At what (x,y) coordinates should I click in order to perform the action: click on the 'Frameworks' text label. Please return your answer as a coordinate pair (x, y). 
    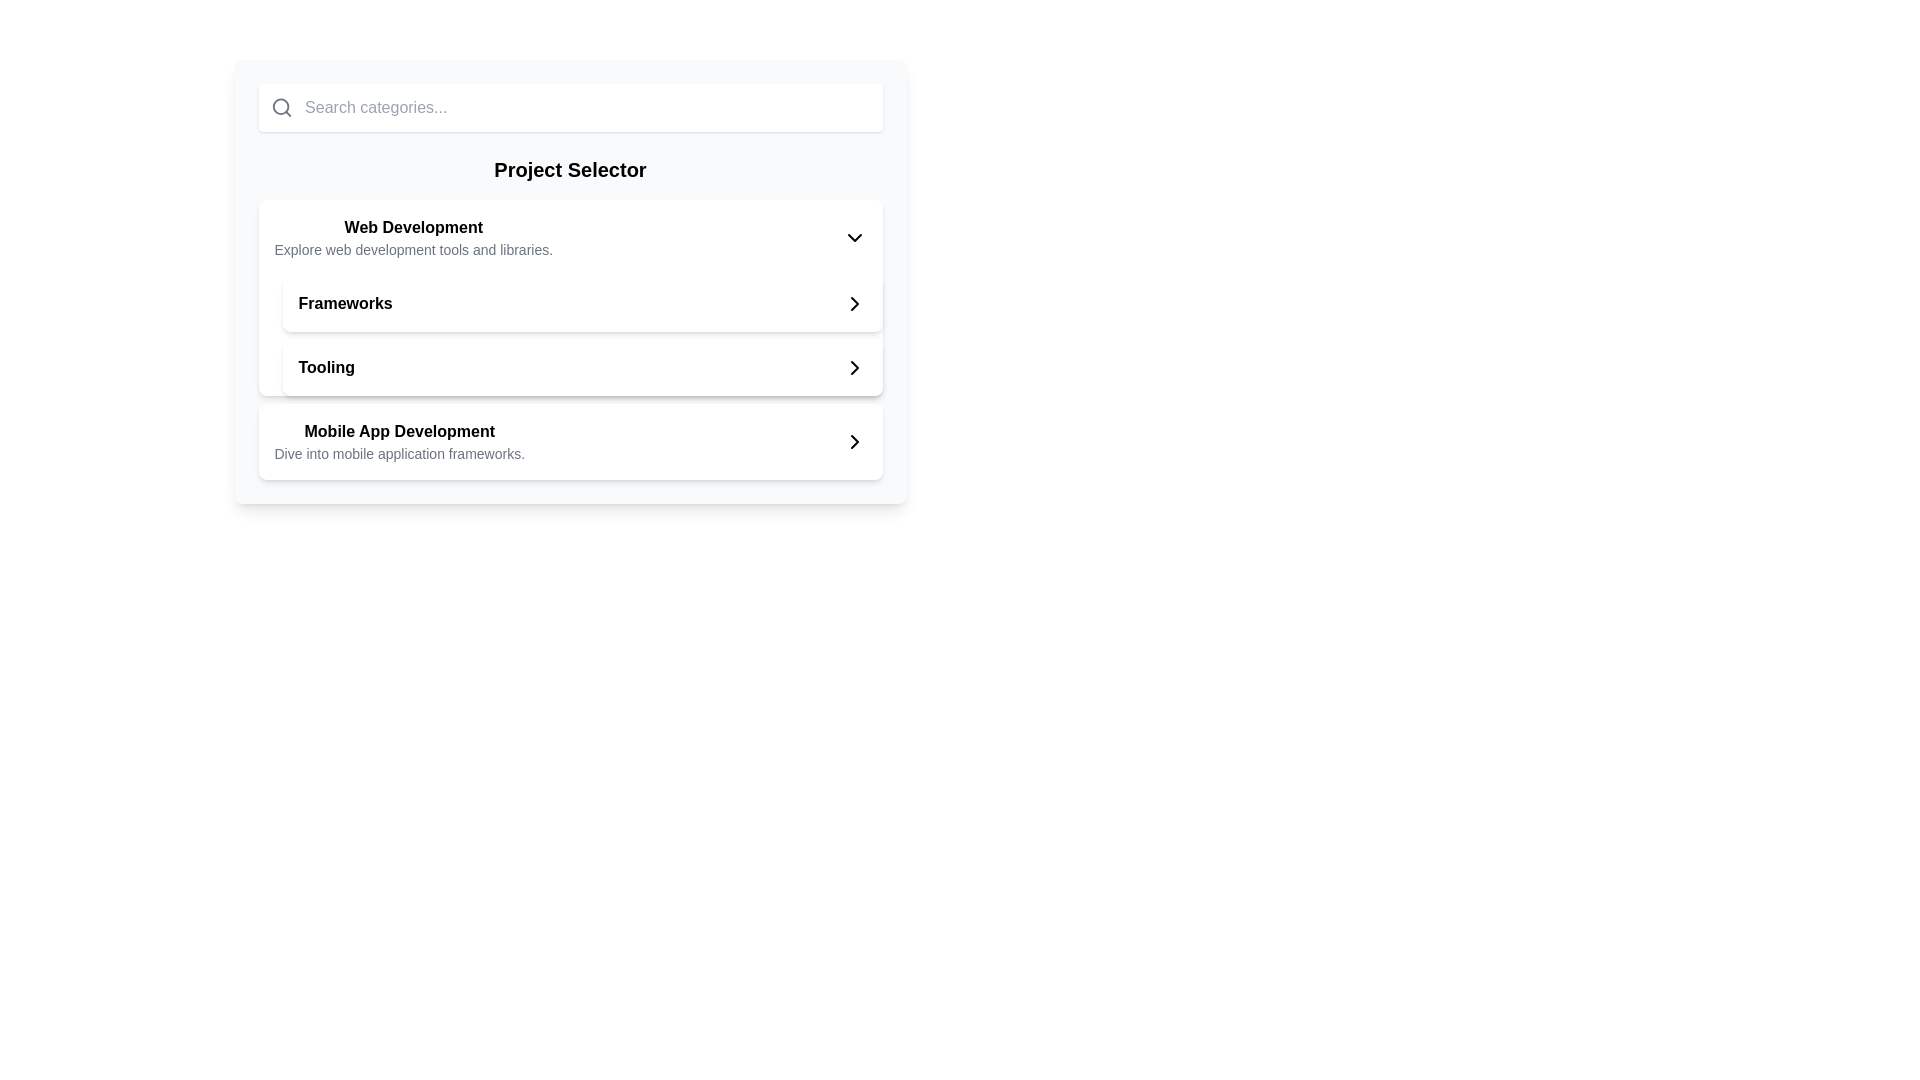
    Looking at the image, I should click on (345, 304).